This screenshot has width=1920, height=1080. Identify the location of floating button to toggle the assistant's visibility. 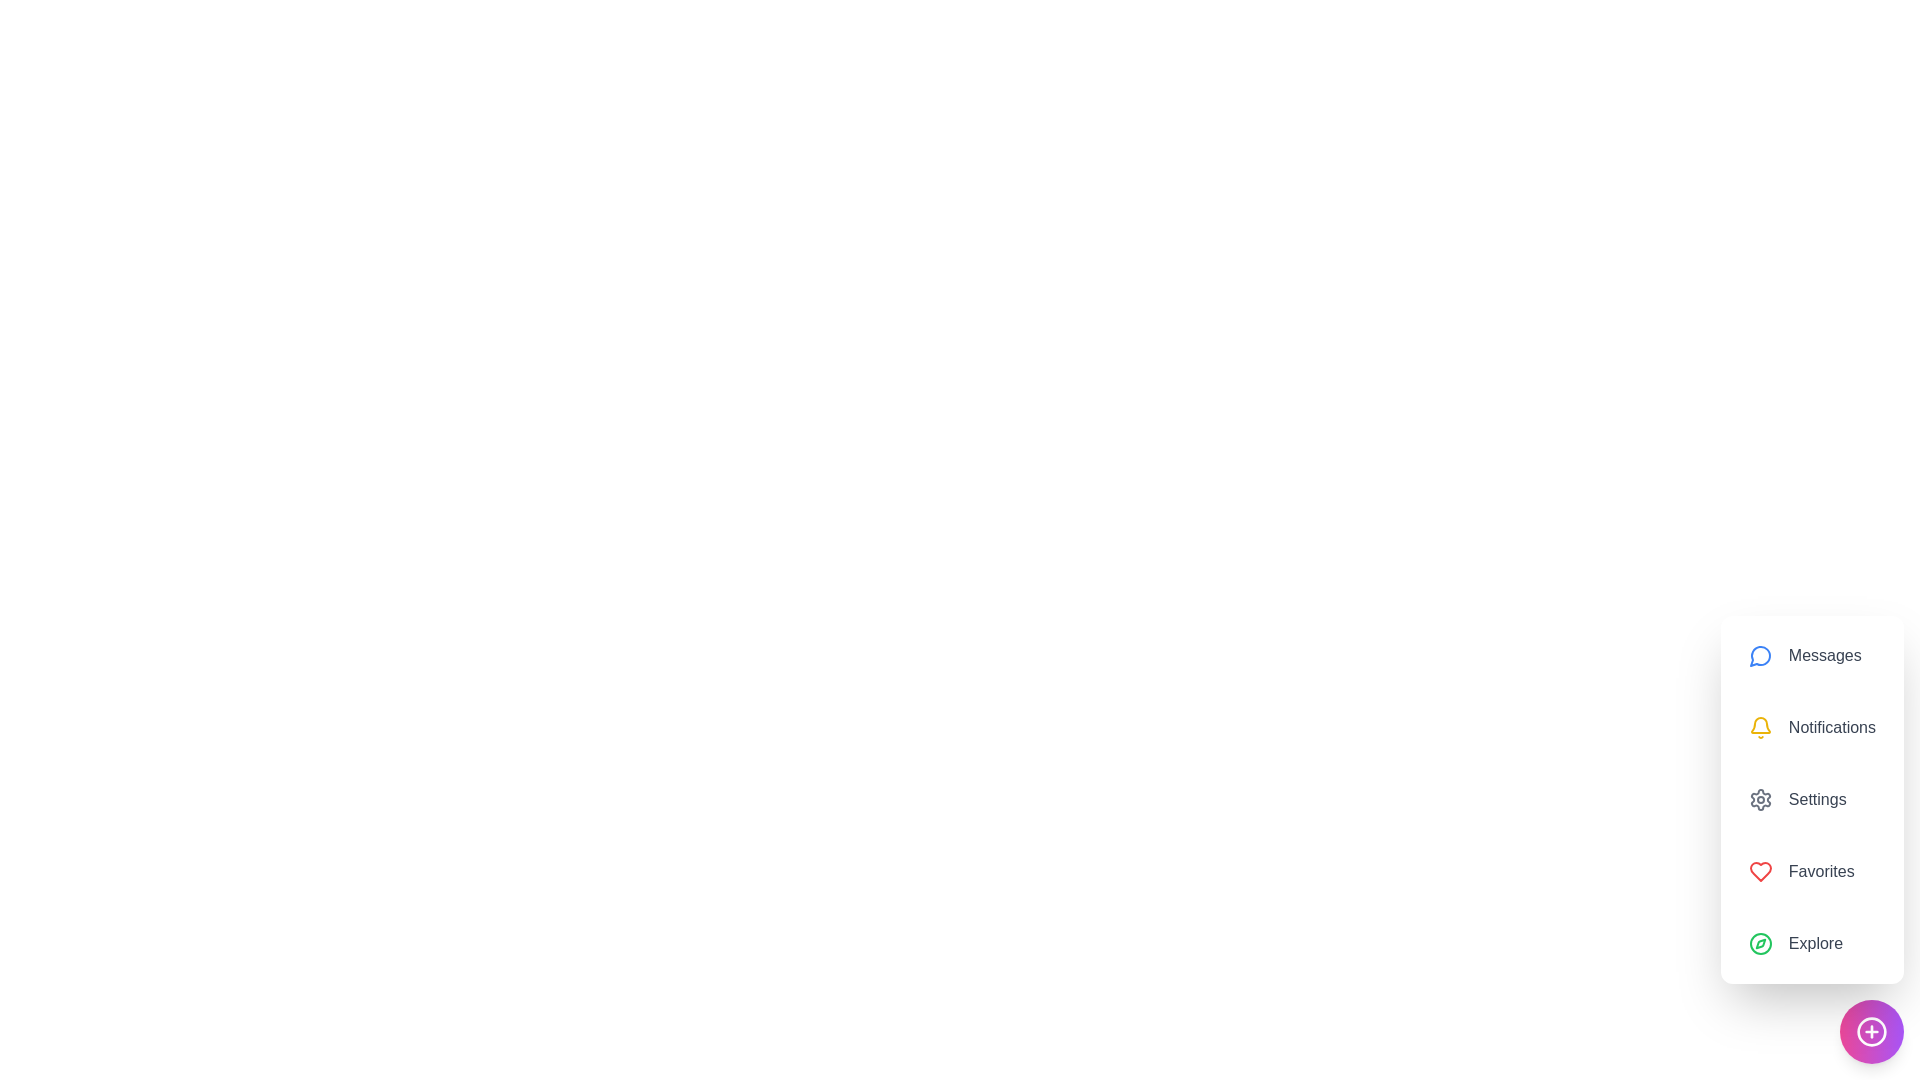
(1871, 1032).